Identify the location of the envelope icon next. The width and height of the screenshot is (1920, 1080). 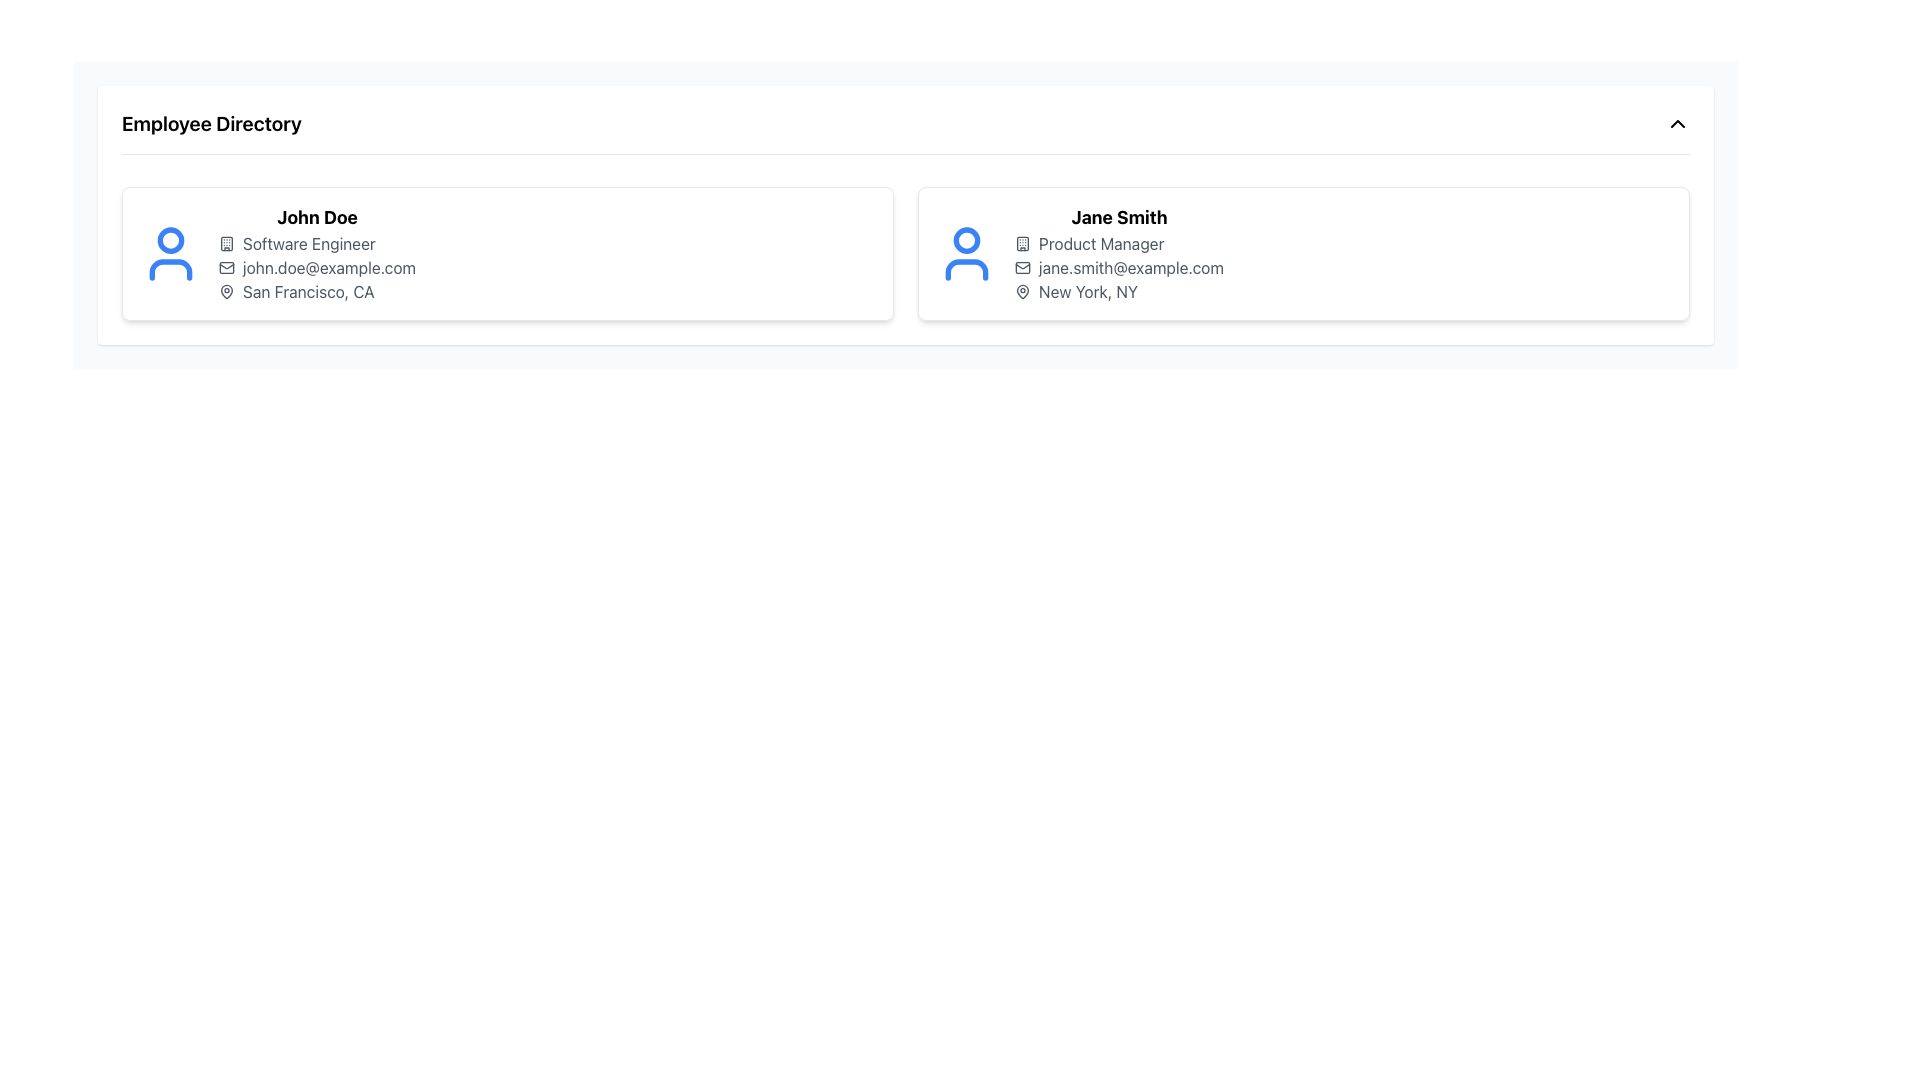
(1022, 266).